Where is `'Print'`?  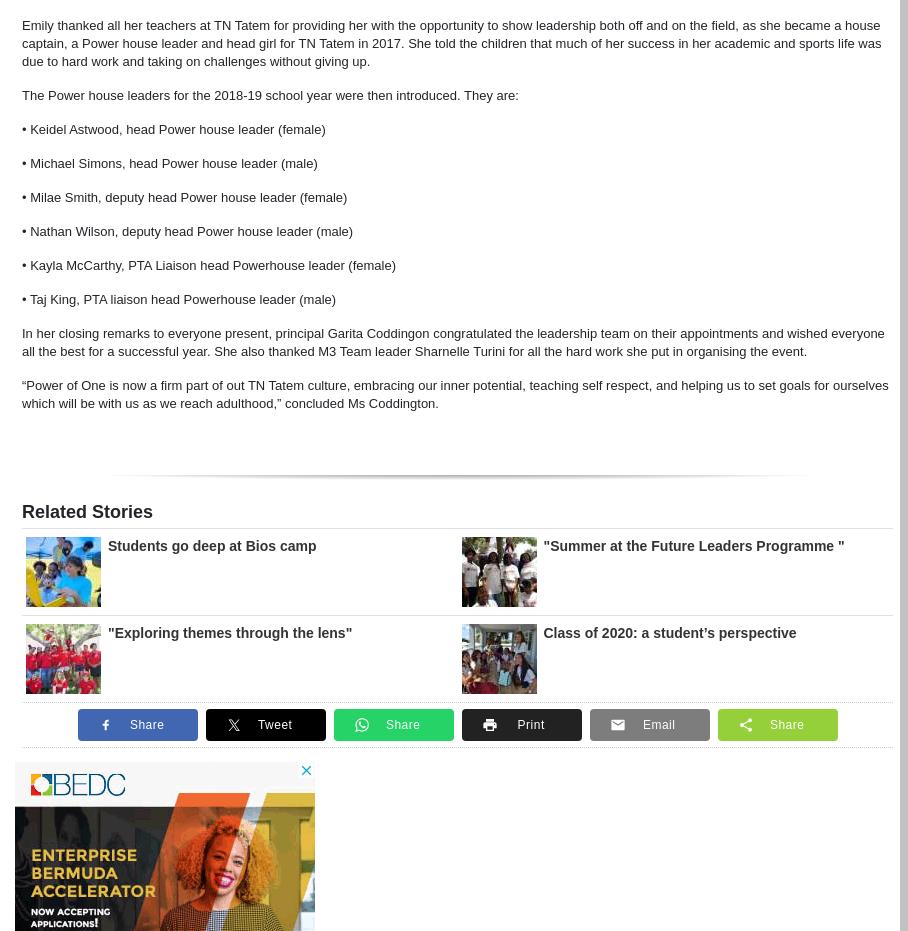
'Print' is located at coordinates (529, 723).